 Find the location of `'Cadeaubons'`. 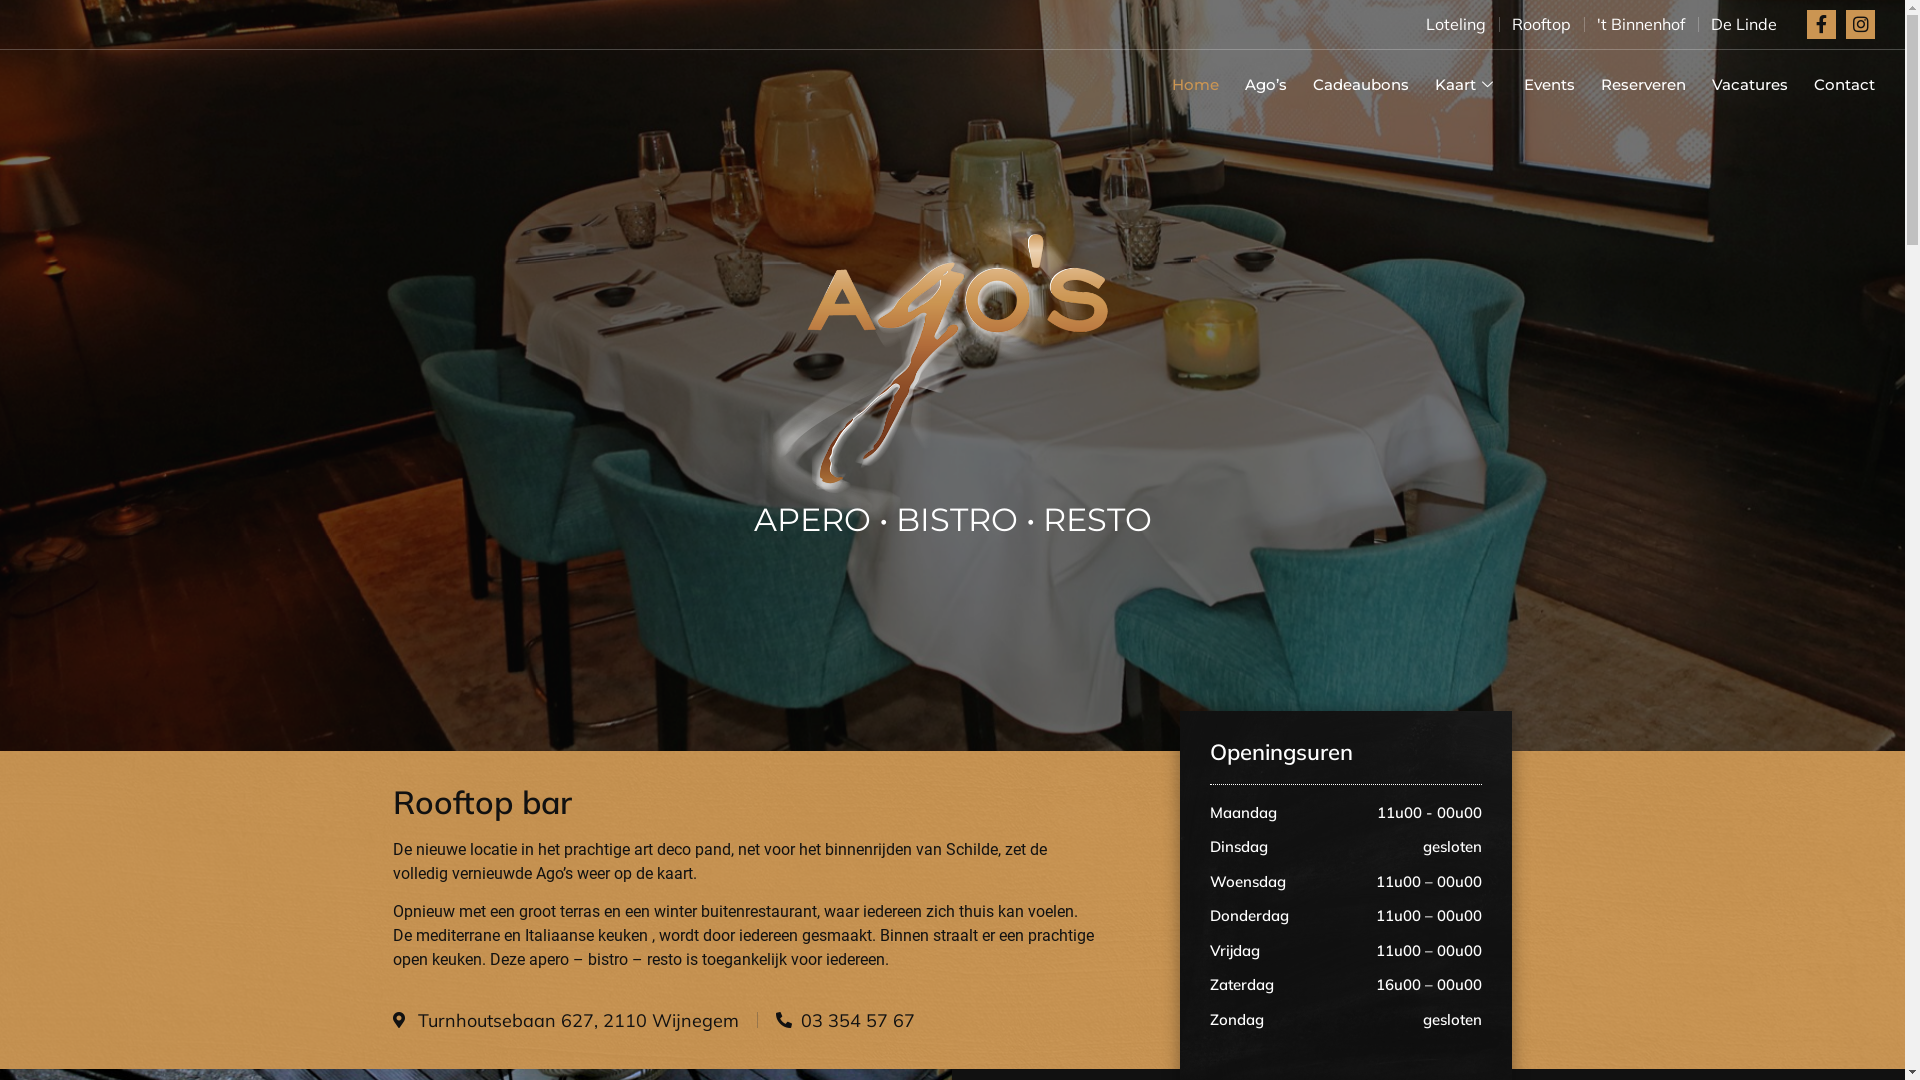

'Cadeaubons' is located at coordinates (1348, 83).